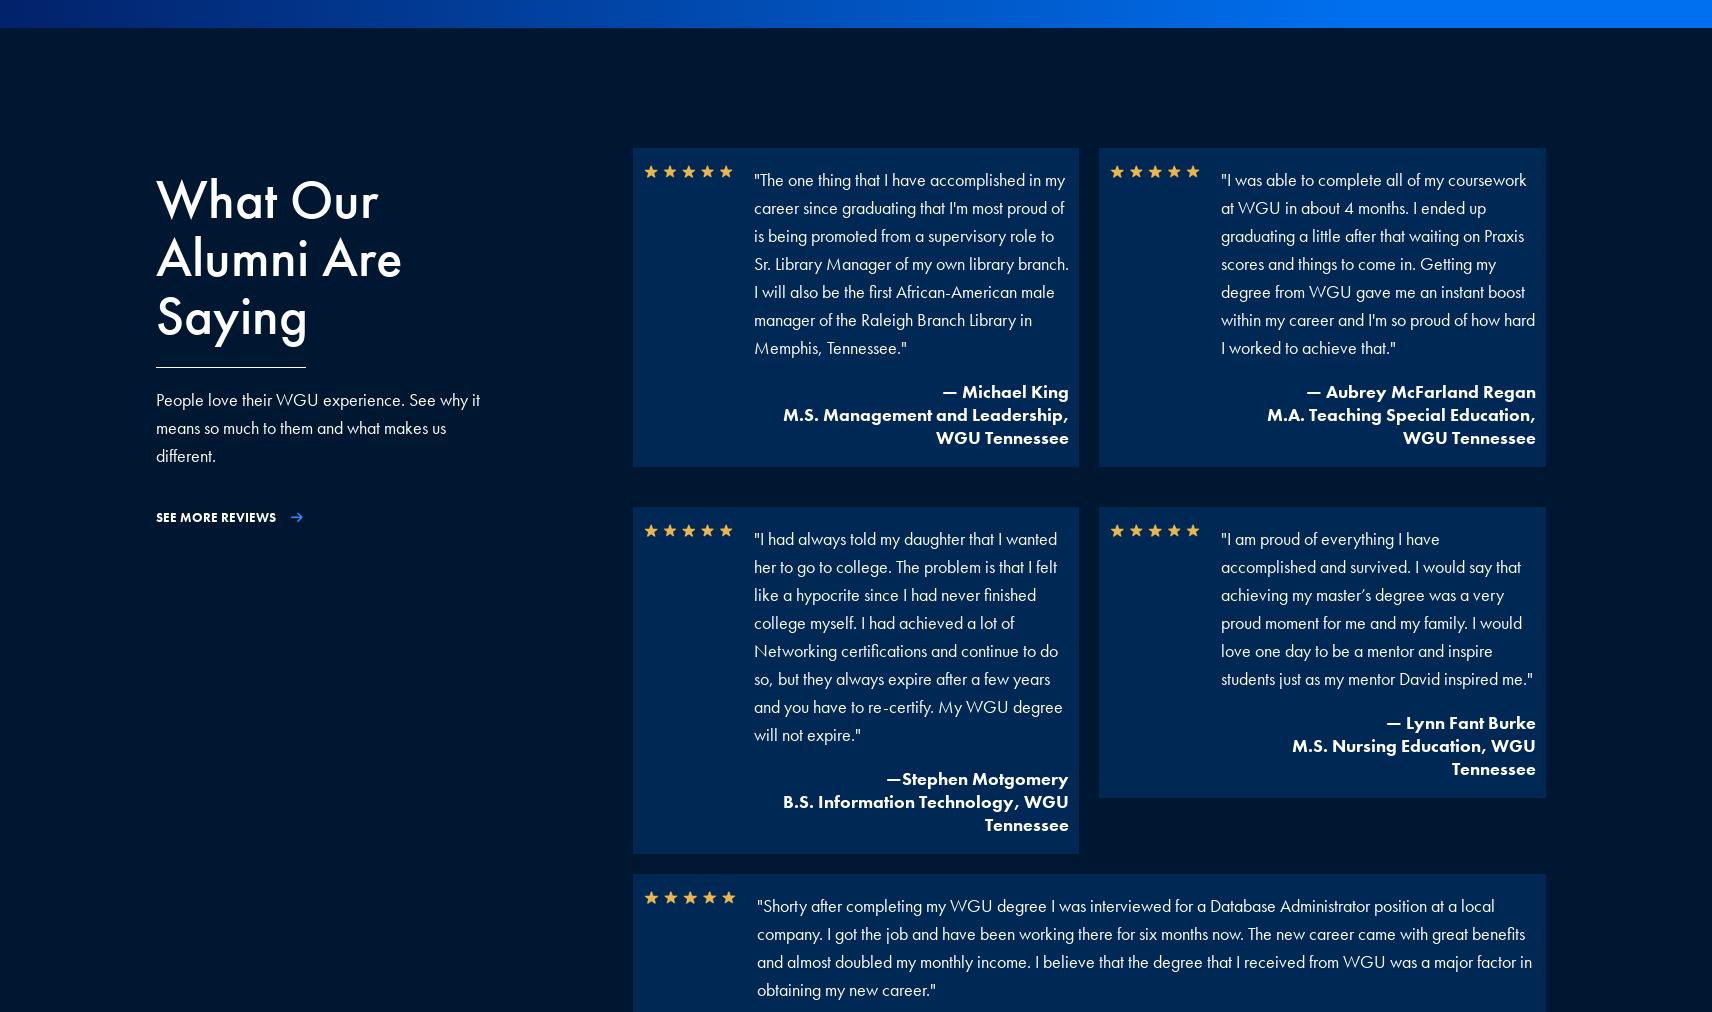  What do you see at coordinates (154, 516) in the screenshot?
I see `'SEE MORE REVIEWS'` at bounding box center [154, 516].